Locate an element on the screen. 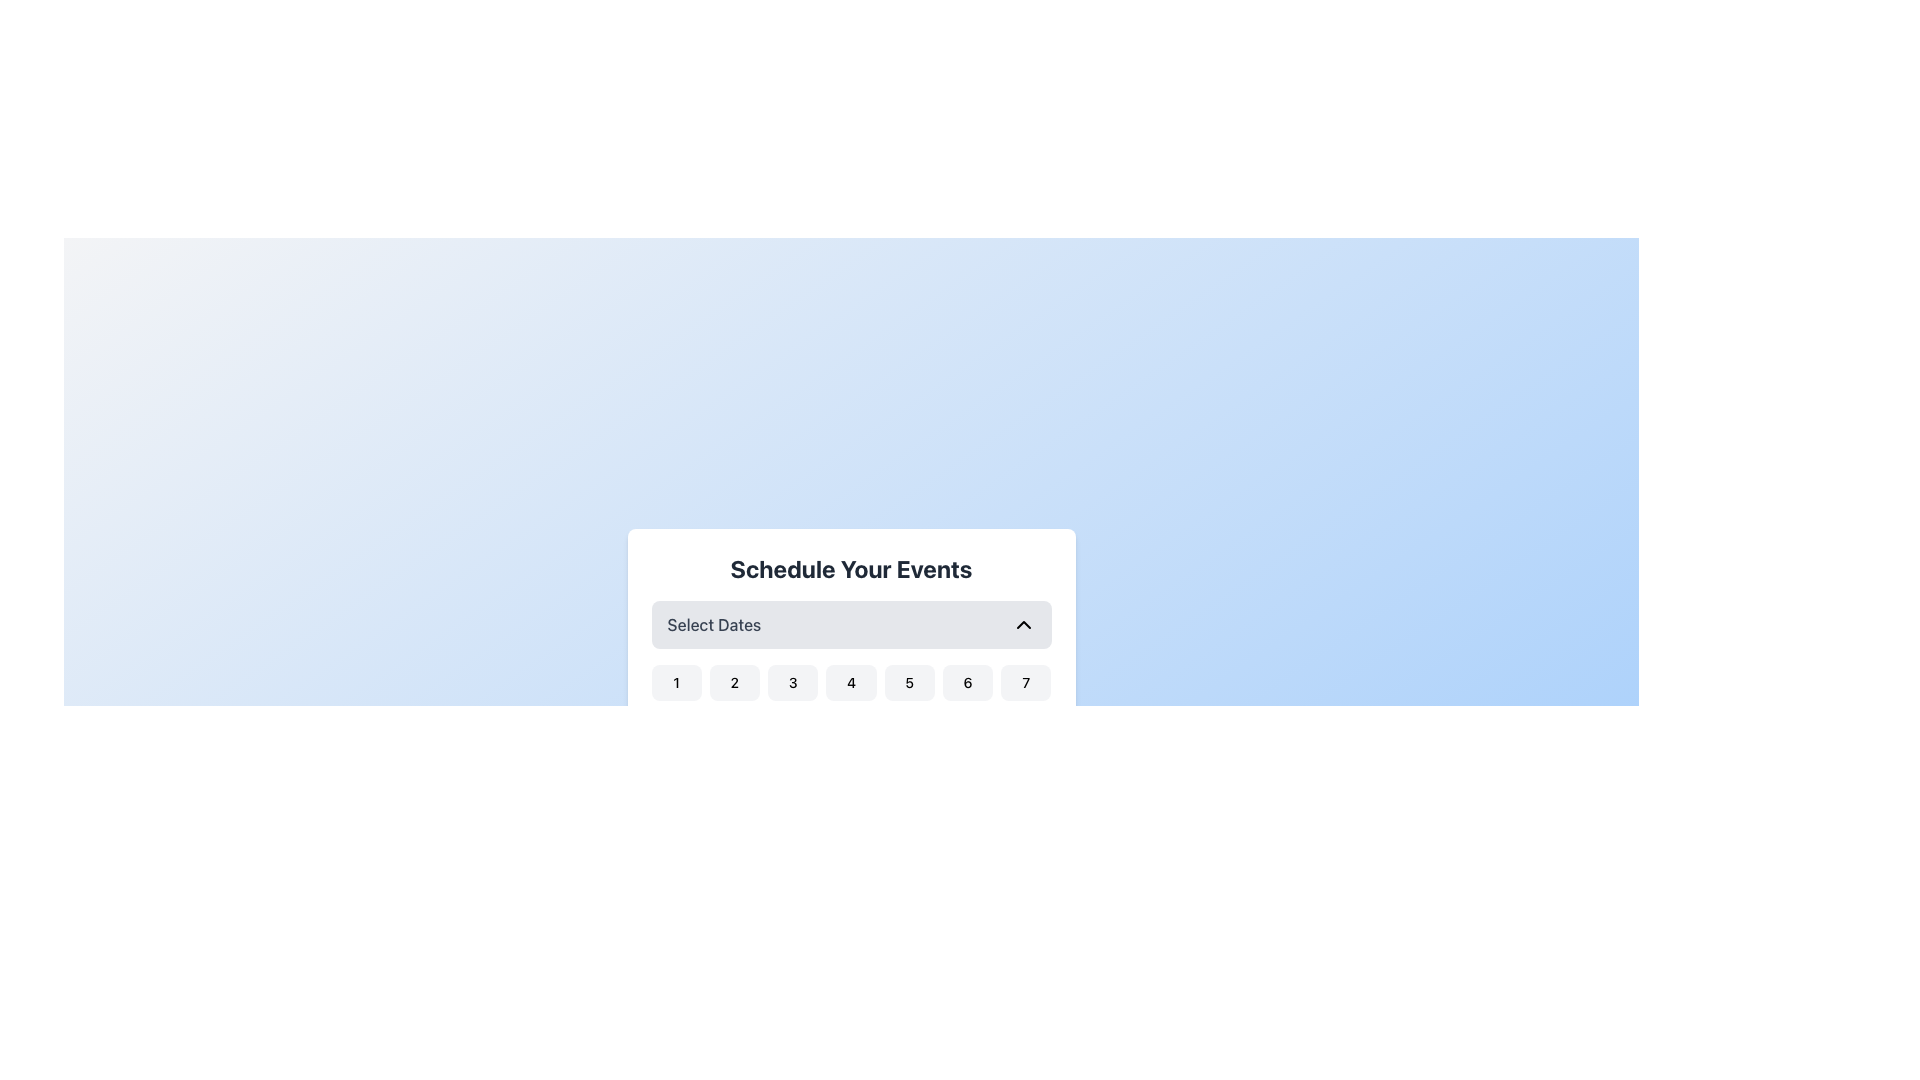  the rounded rectangular button displaying the number '2' in bold black text is located at coordinates (733, 682).